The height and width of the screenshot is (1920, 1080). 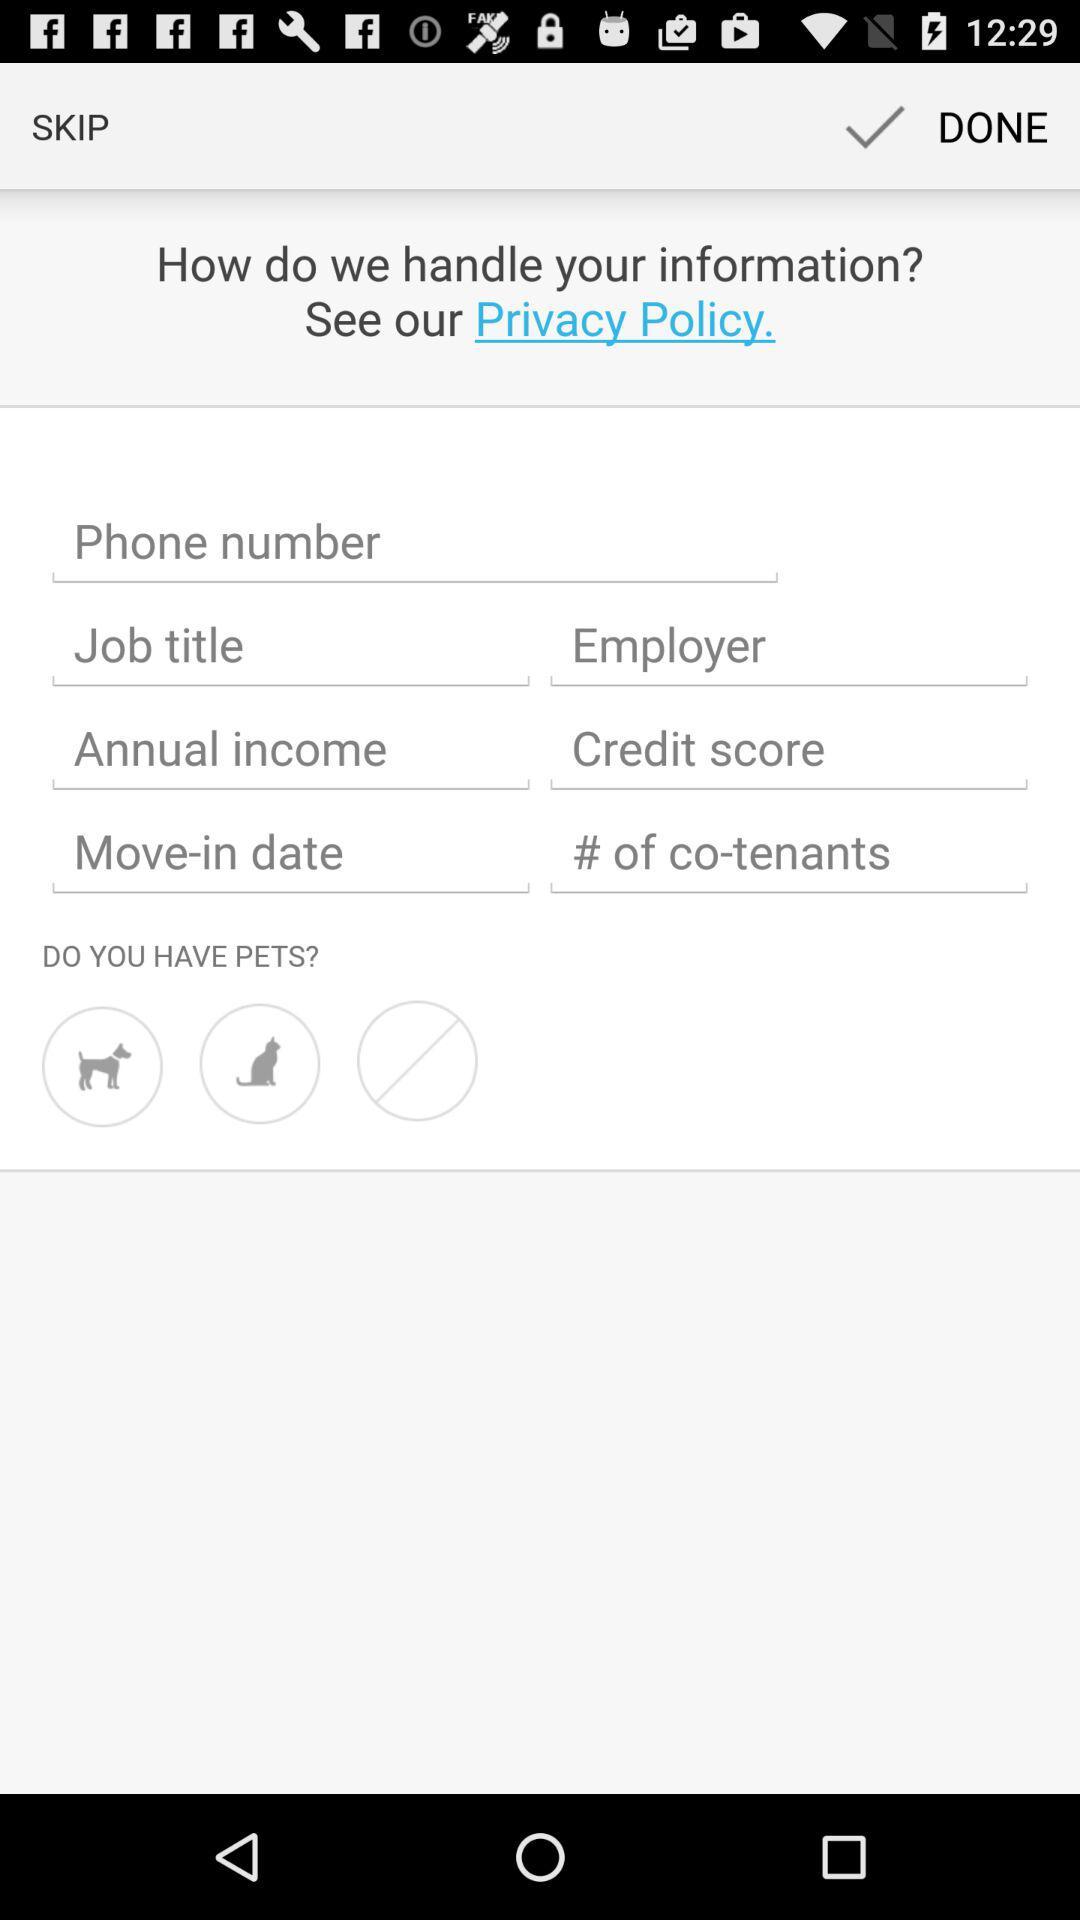 What do you see at coordinates (290, 747) in the screenshot?
I see `create annual income` at bounding box center [290, 747].